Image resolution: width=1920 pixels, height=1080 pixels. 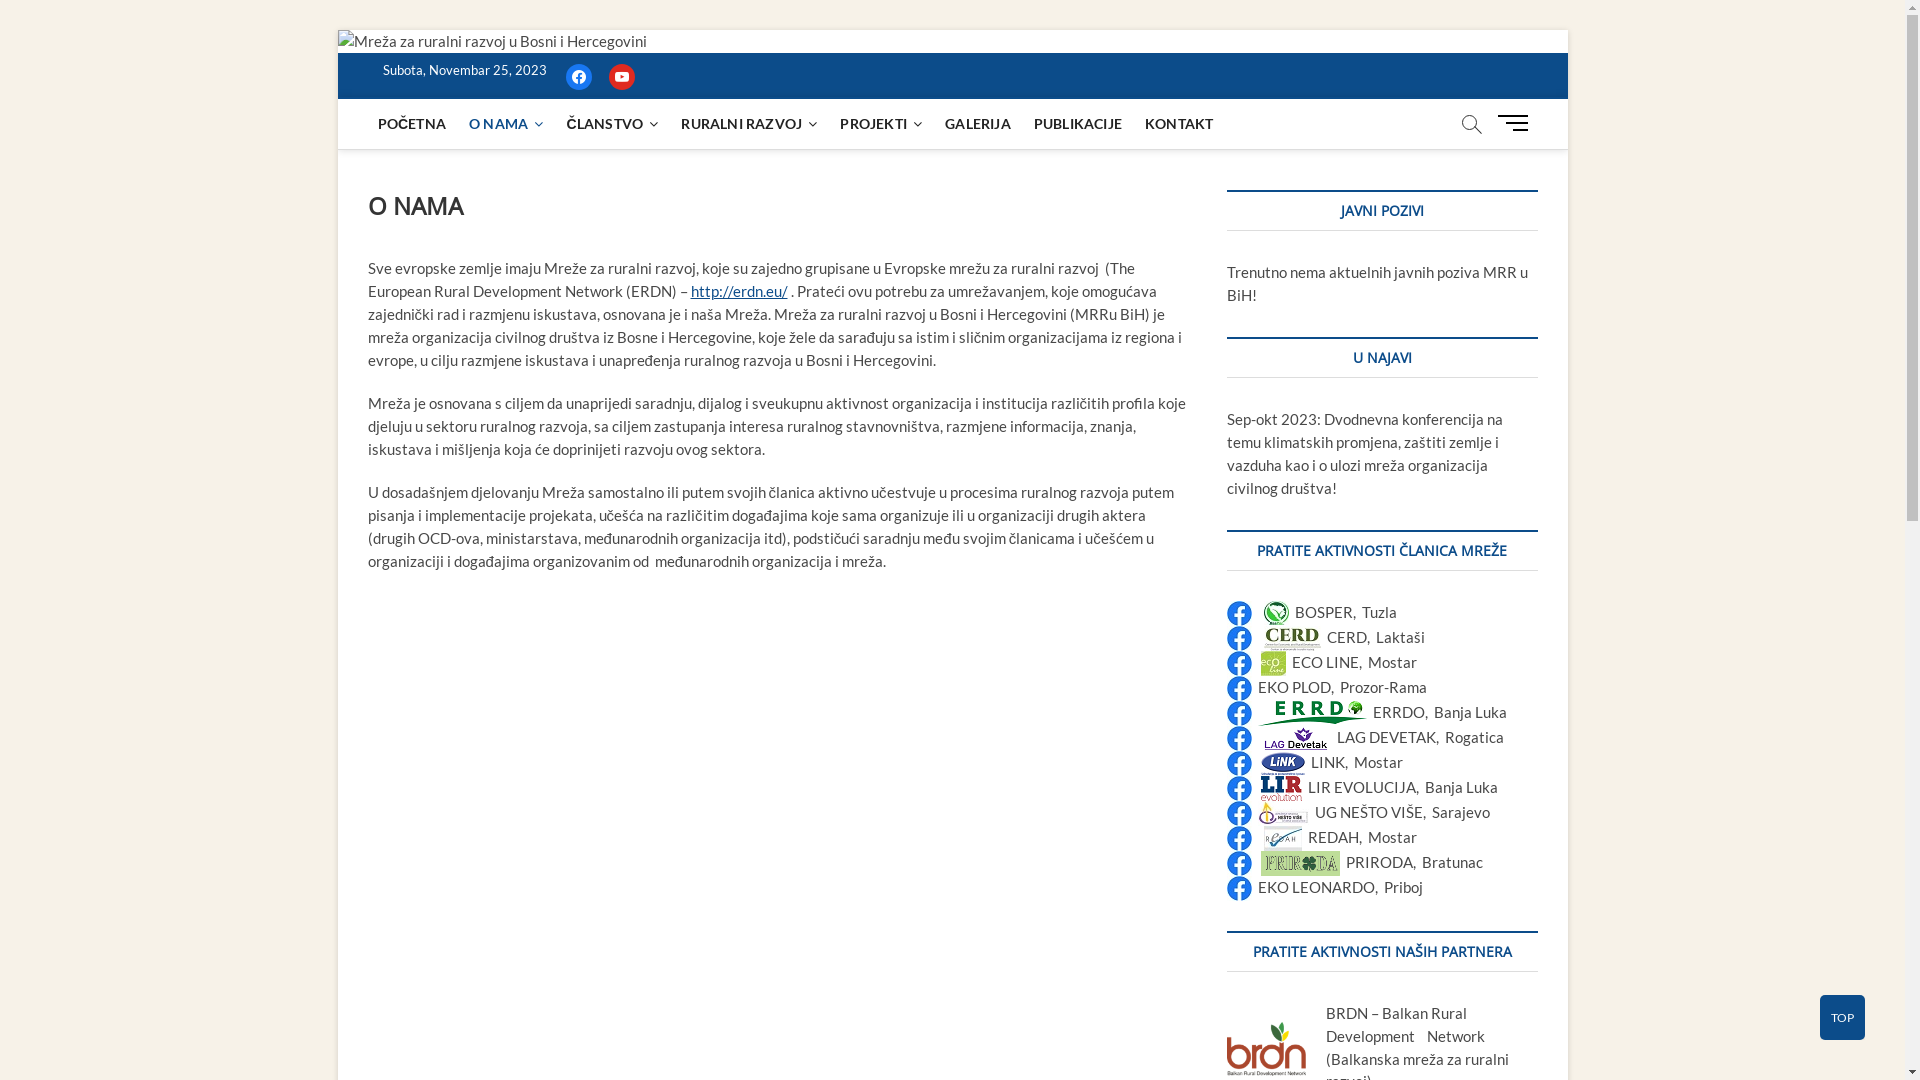 I want to click on 'RURALNI RAZVOJ', so click(x=747, y=123).